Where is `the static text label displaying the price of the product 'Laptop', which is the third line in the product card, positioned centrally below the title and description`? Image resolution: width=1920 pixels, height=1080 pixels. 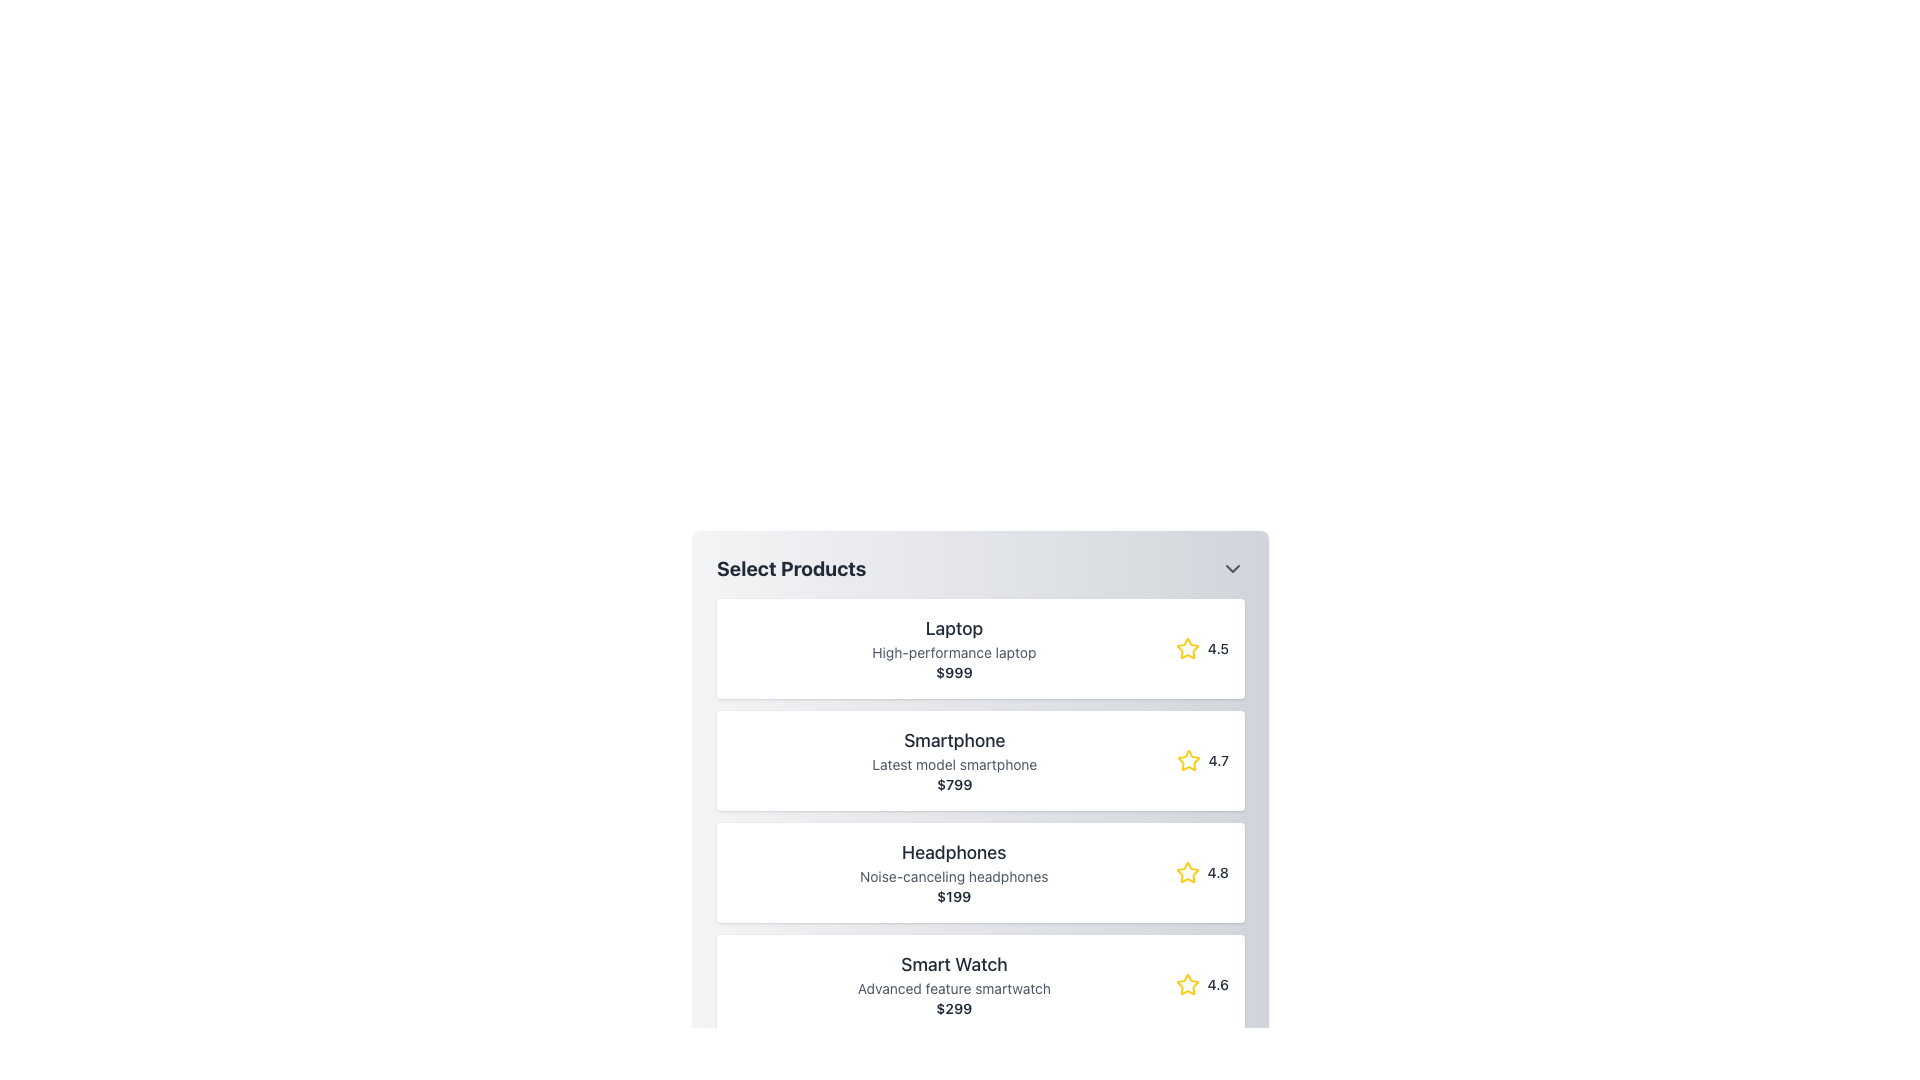 the static text label displaying the price of the product 'Laptop', which is the third line in the product card, positioned centrally below the title and description is located at coordinates (953, 672).